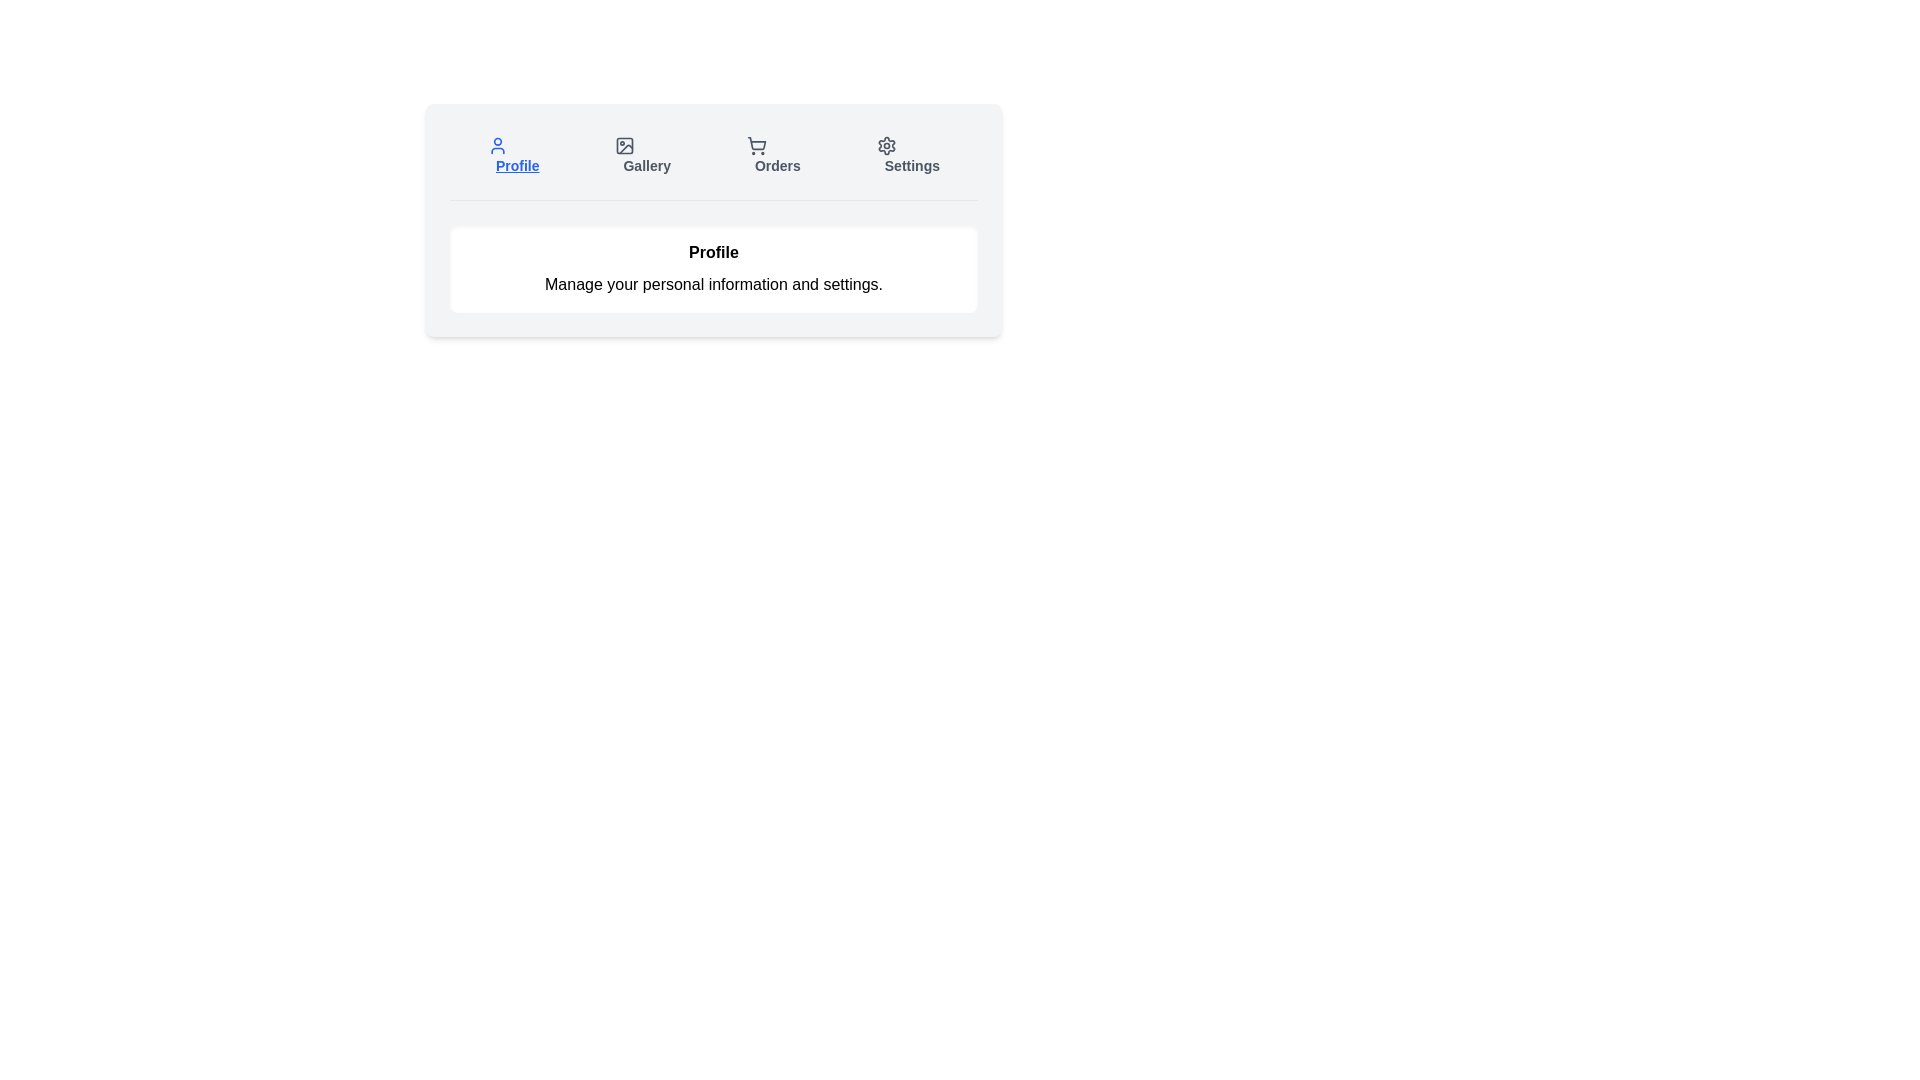 Image resolution: width=1920 pixels, height=1080 pixels. What do you see at coordinates (643, 154) in the screenshot?
I see `the tab labeled Gallery` at bounding box center [643, 154].